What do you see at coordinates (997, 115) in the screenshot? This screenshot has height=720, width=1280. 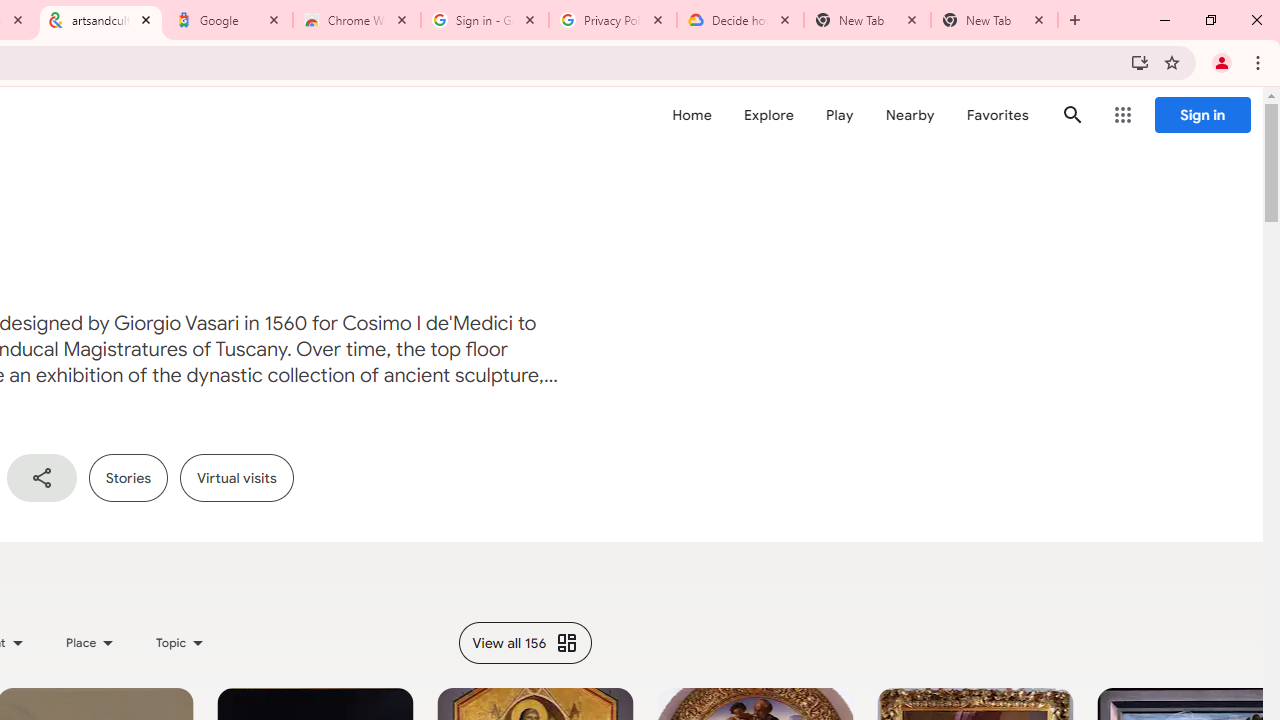 I see `'Favorites'` at bounding box center [997, 115].